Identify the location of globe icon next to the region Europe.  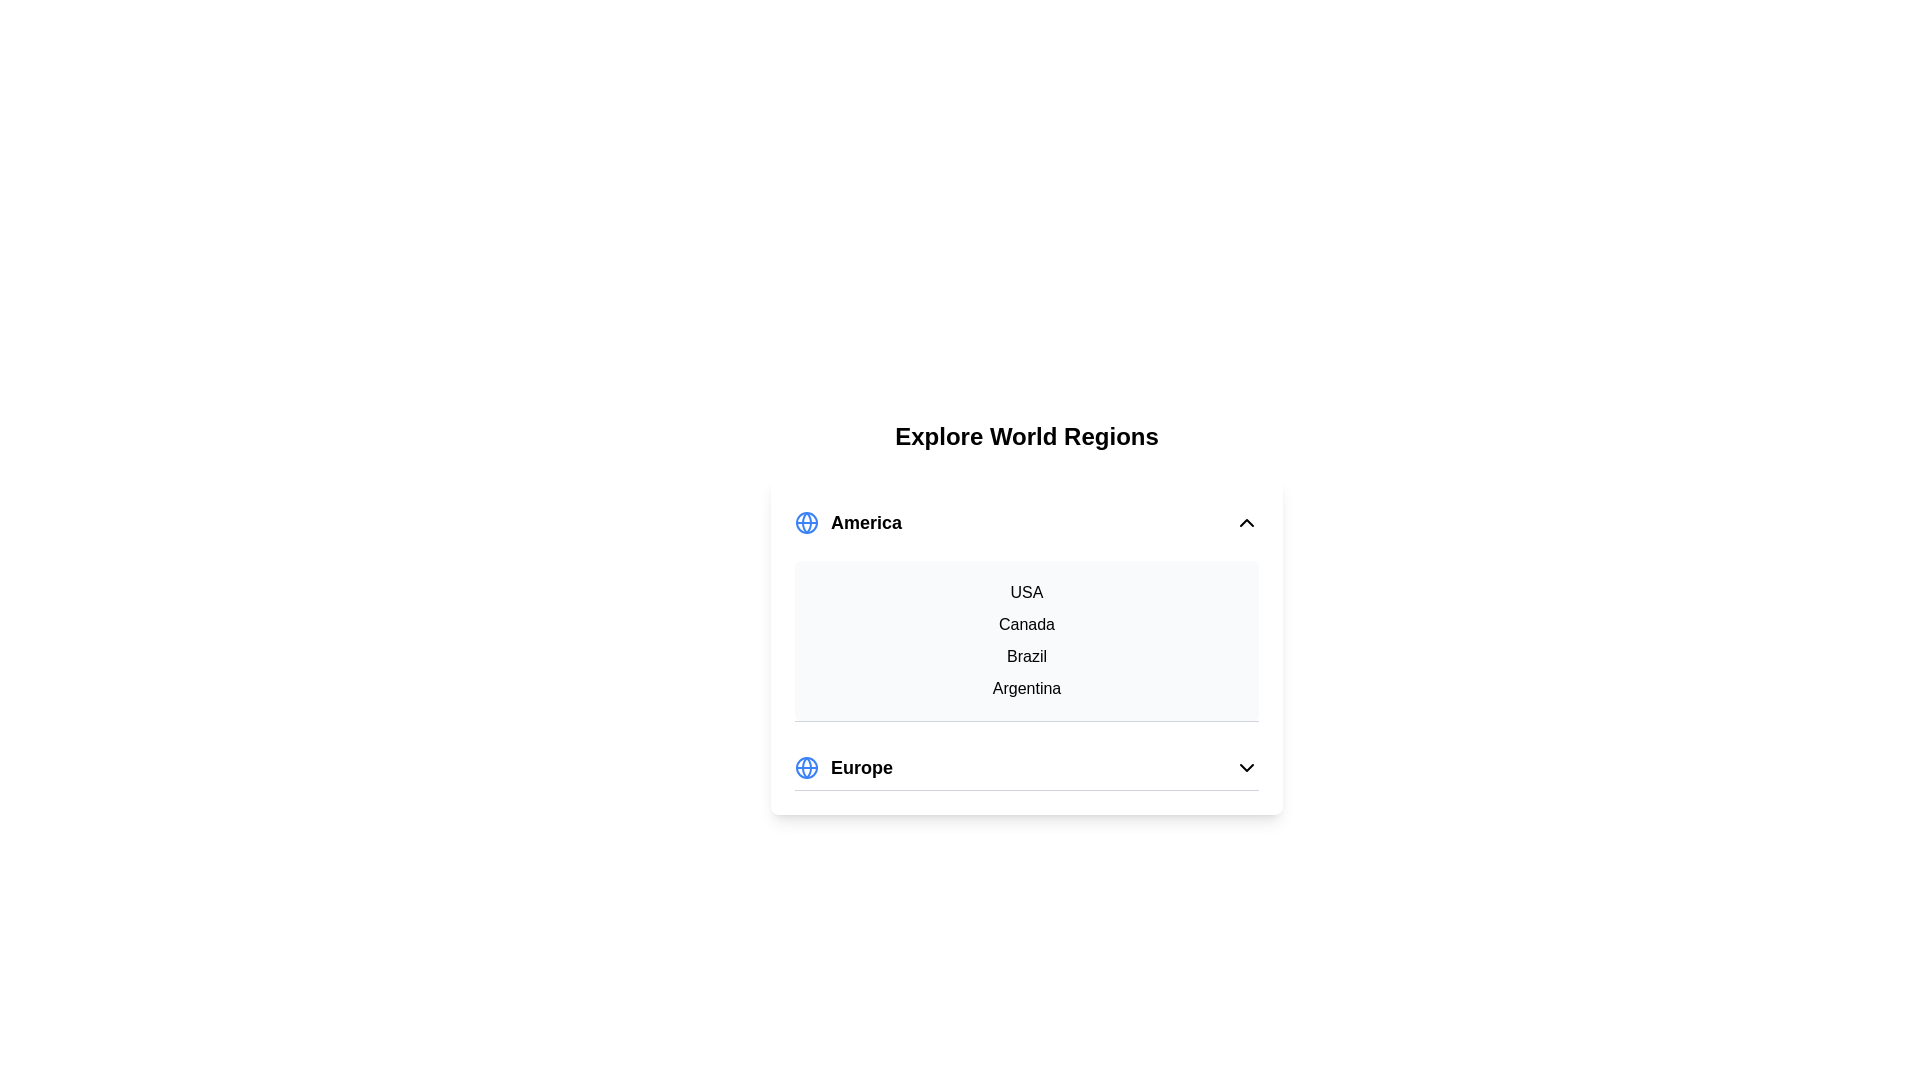
(806, 766).